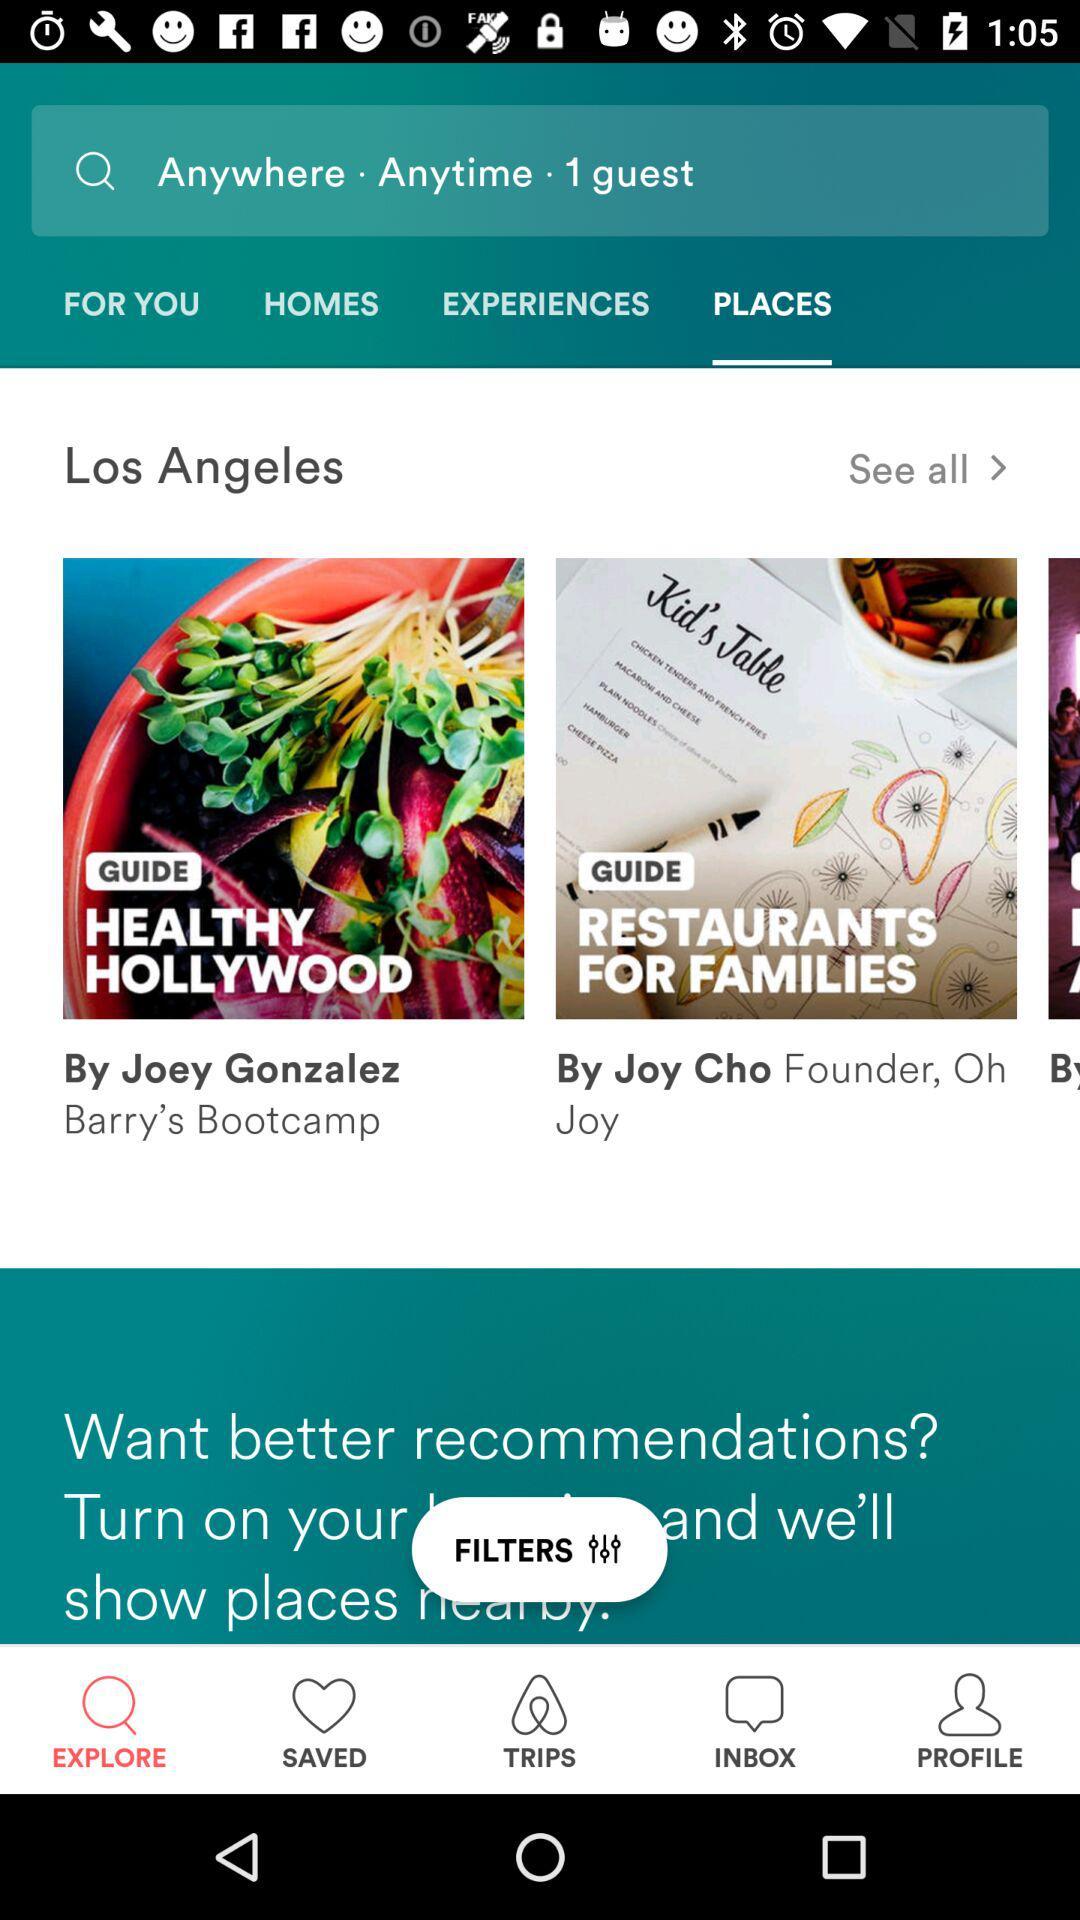 The image size is (1080, 1920). Describe the element at coordinates (94, 170) in the screenshot. I see `the search icon` at that location.